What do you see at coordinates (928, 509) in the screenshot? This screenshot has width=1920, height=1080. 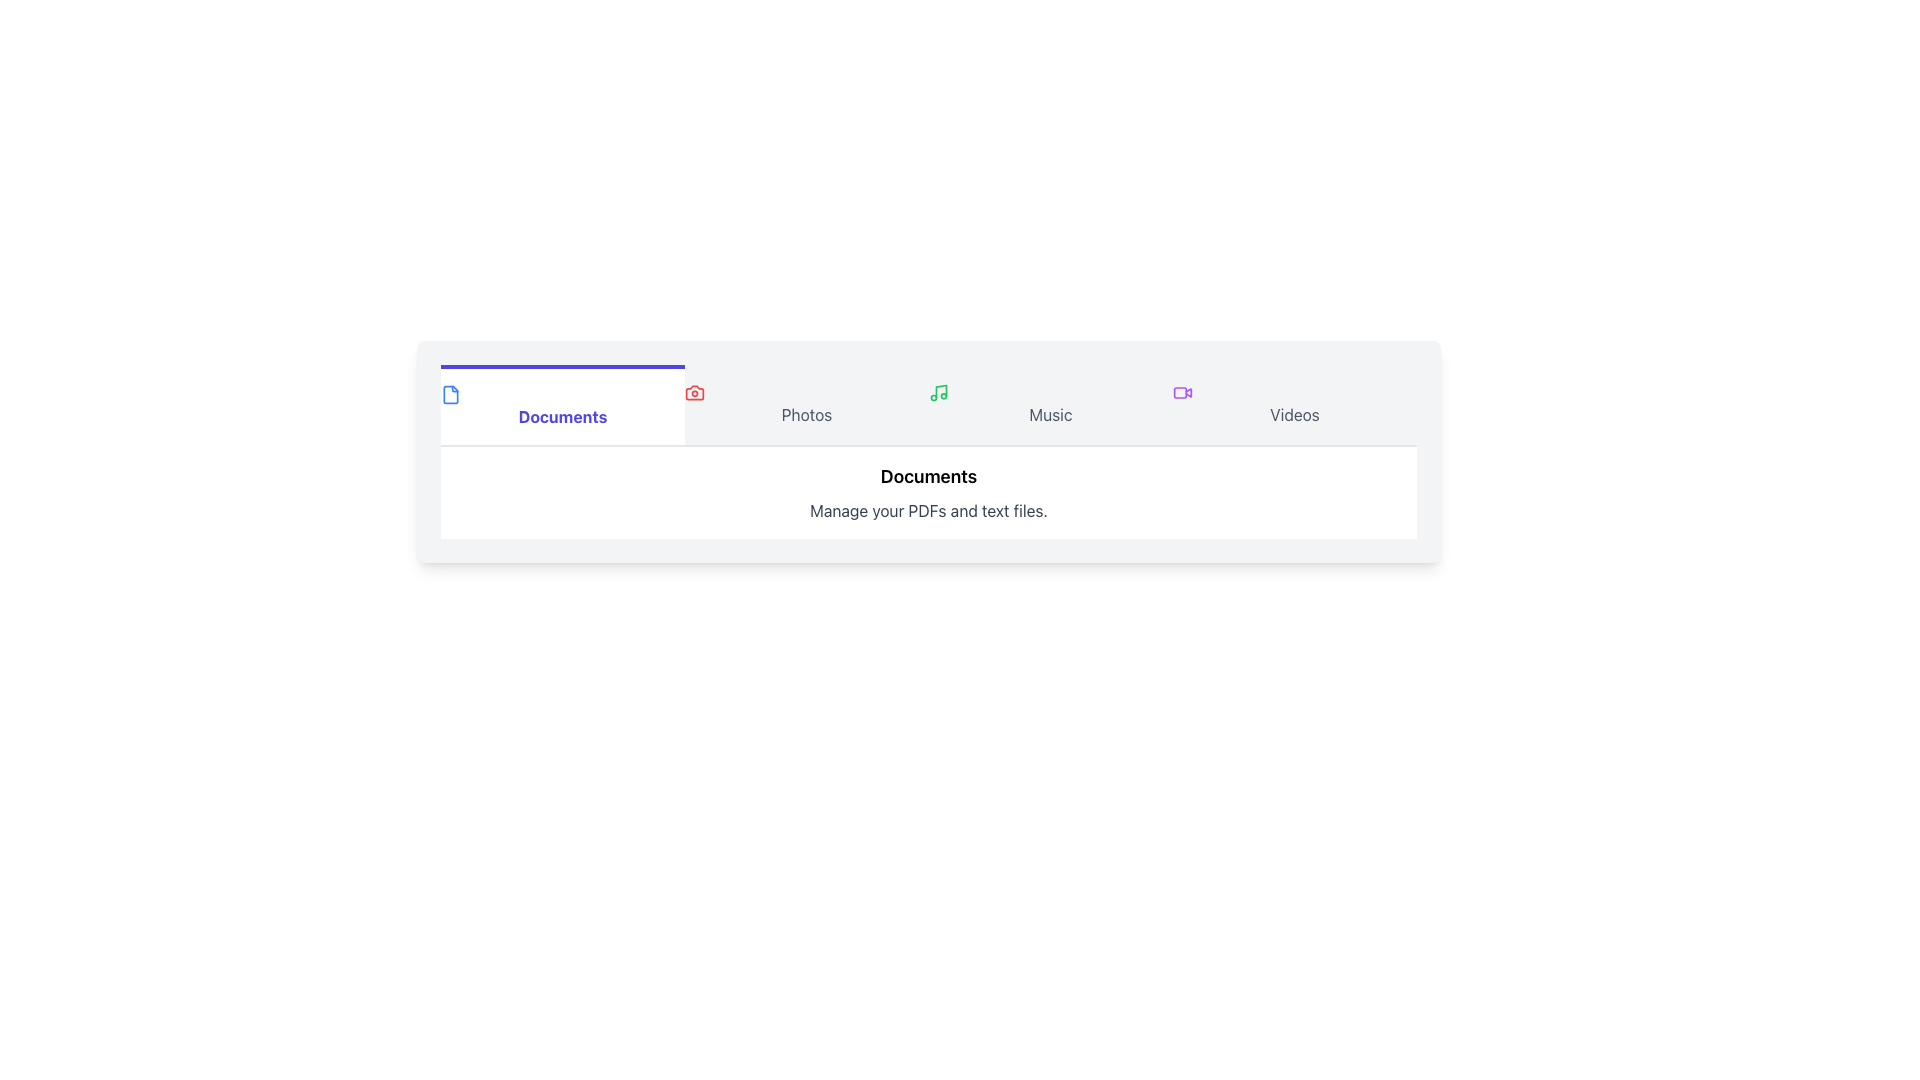 I see `supplementary information provided by the Text Label located below the 'Documents' title, which describes the functionality or purpose of the section` at bounding box center [928, 509].